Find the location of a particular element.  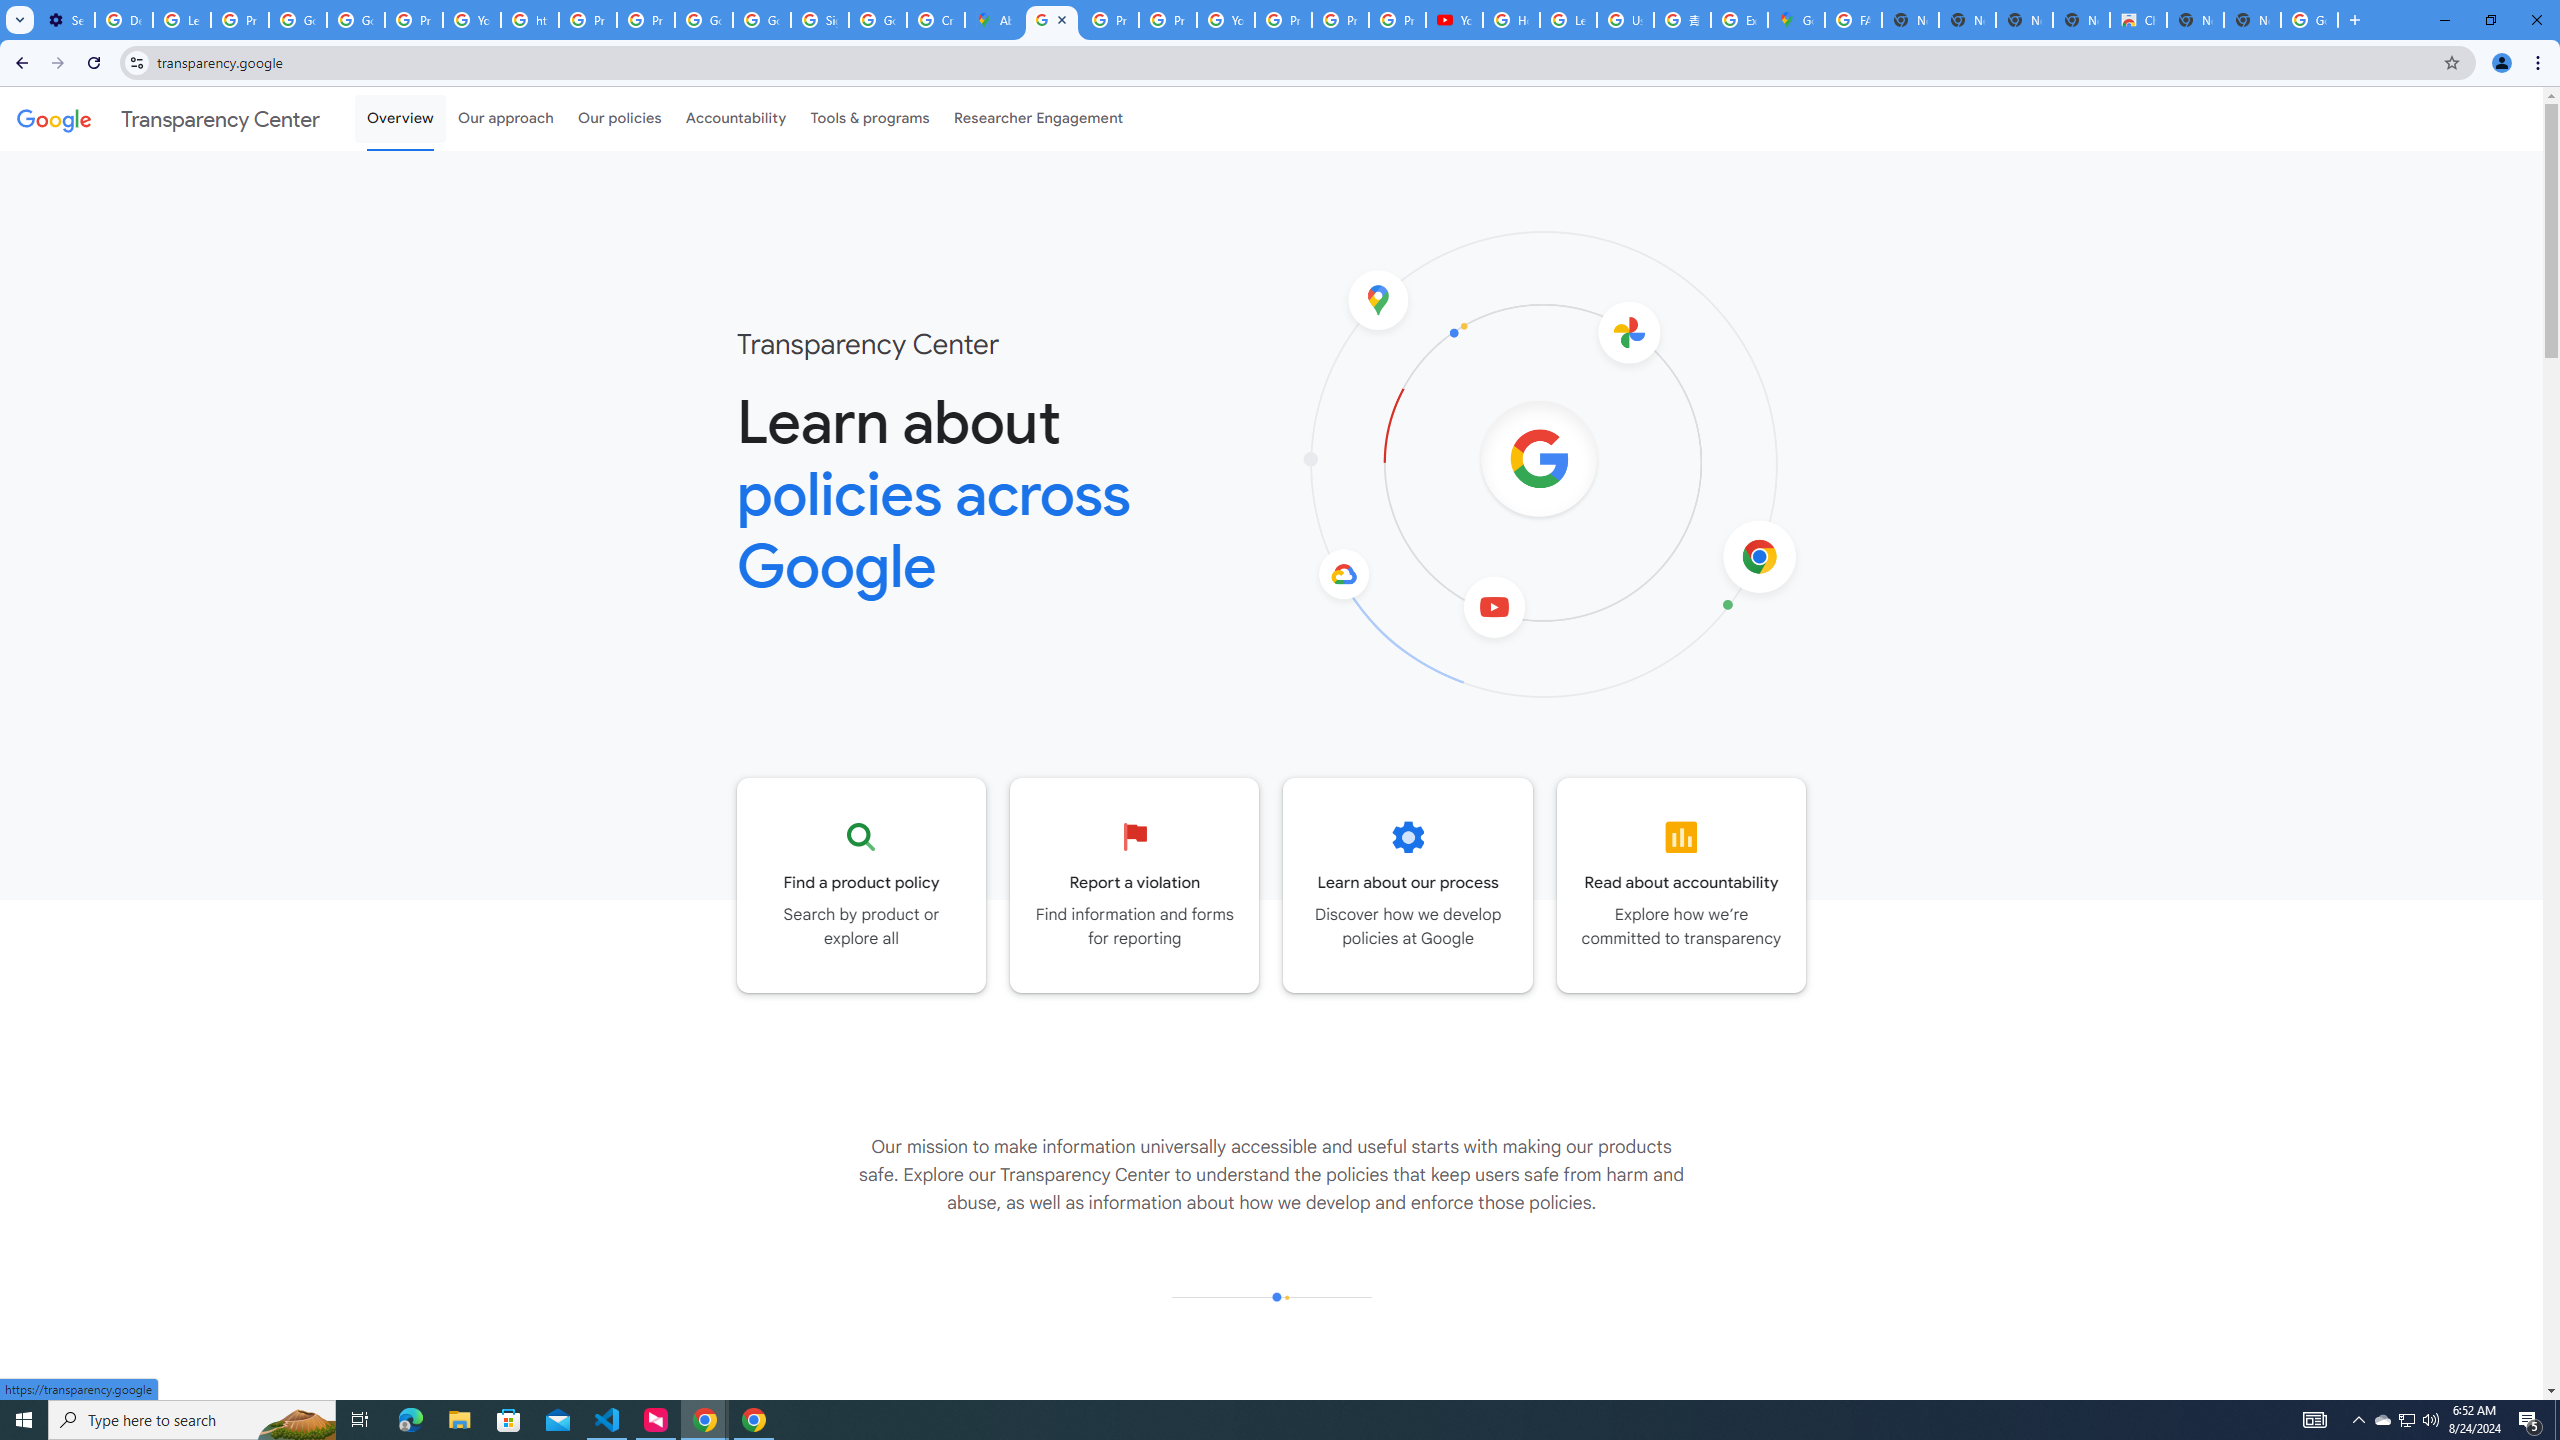

'New Tab' is located at coordinates (2251, 19).